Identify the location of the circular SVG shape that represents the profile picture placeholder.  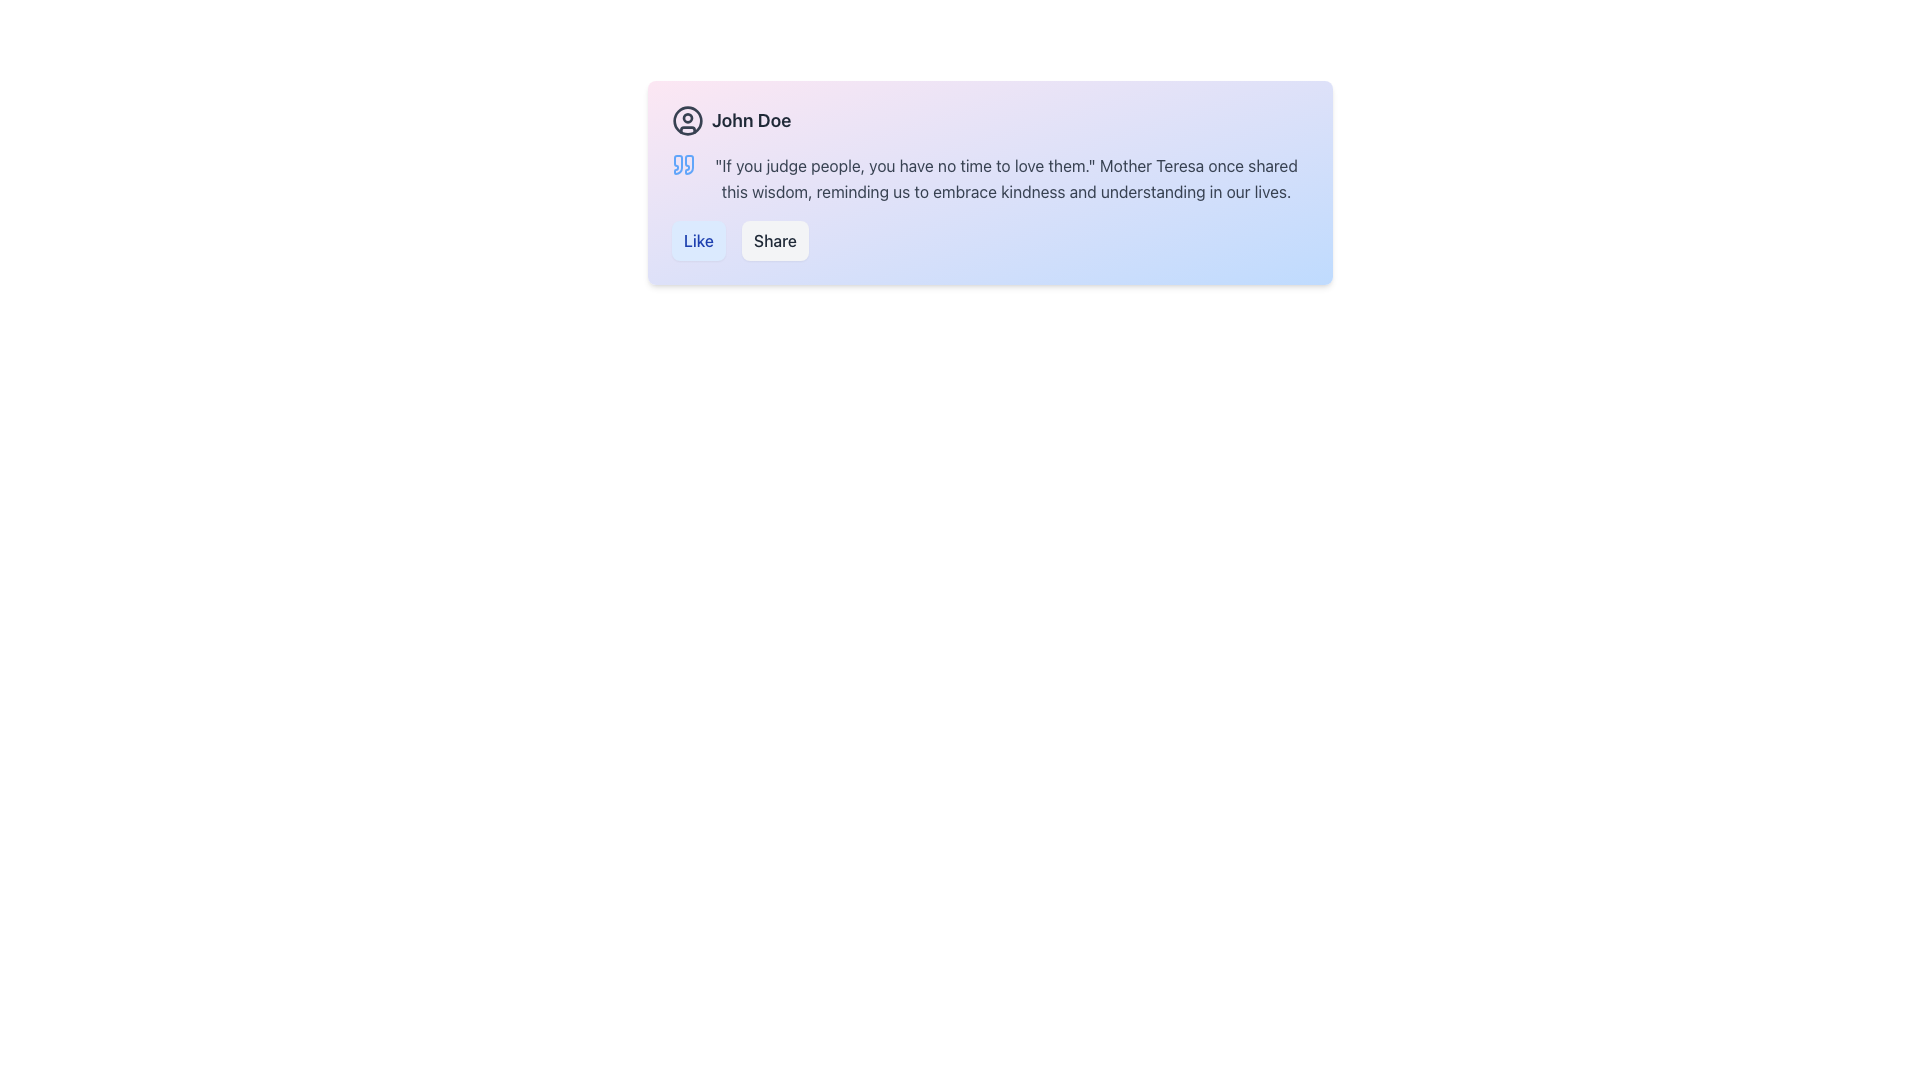
(687, 119).